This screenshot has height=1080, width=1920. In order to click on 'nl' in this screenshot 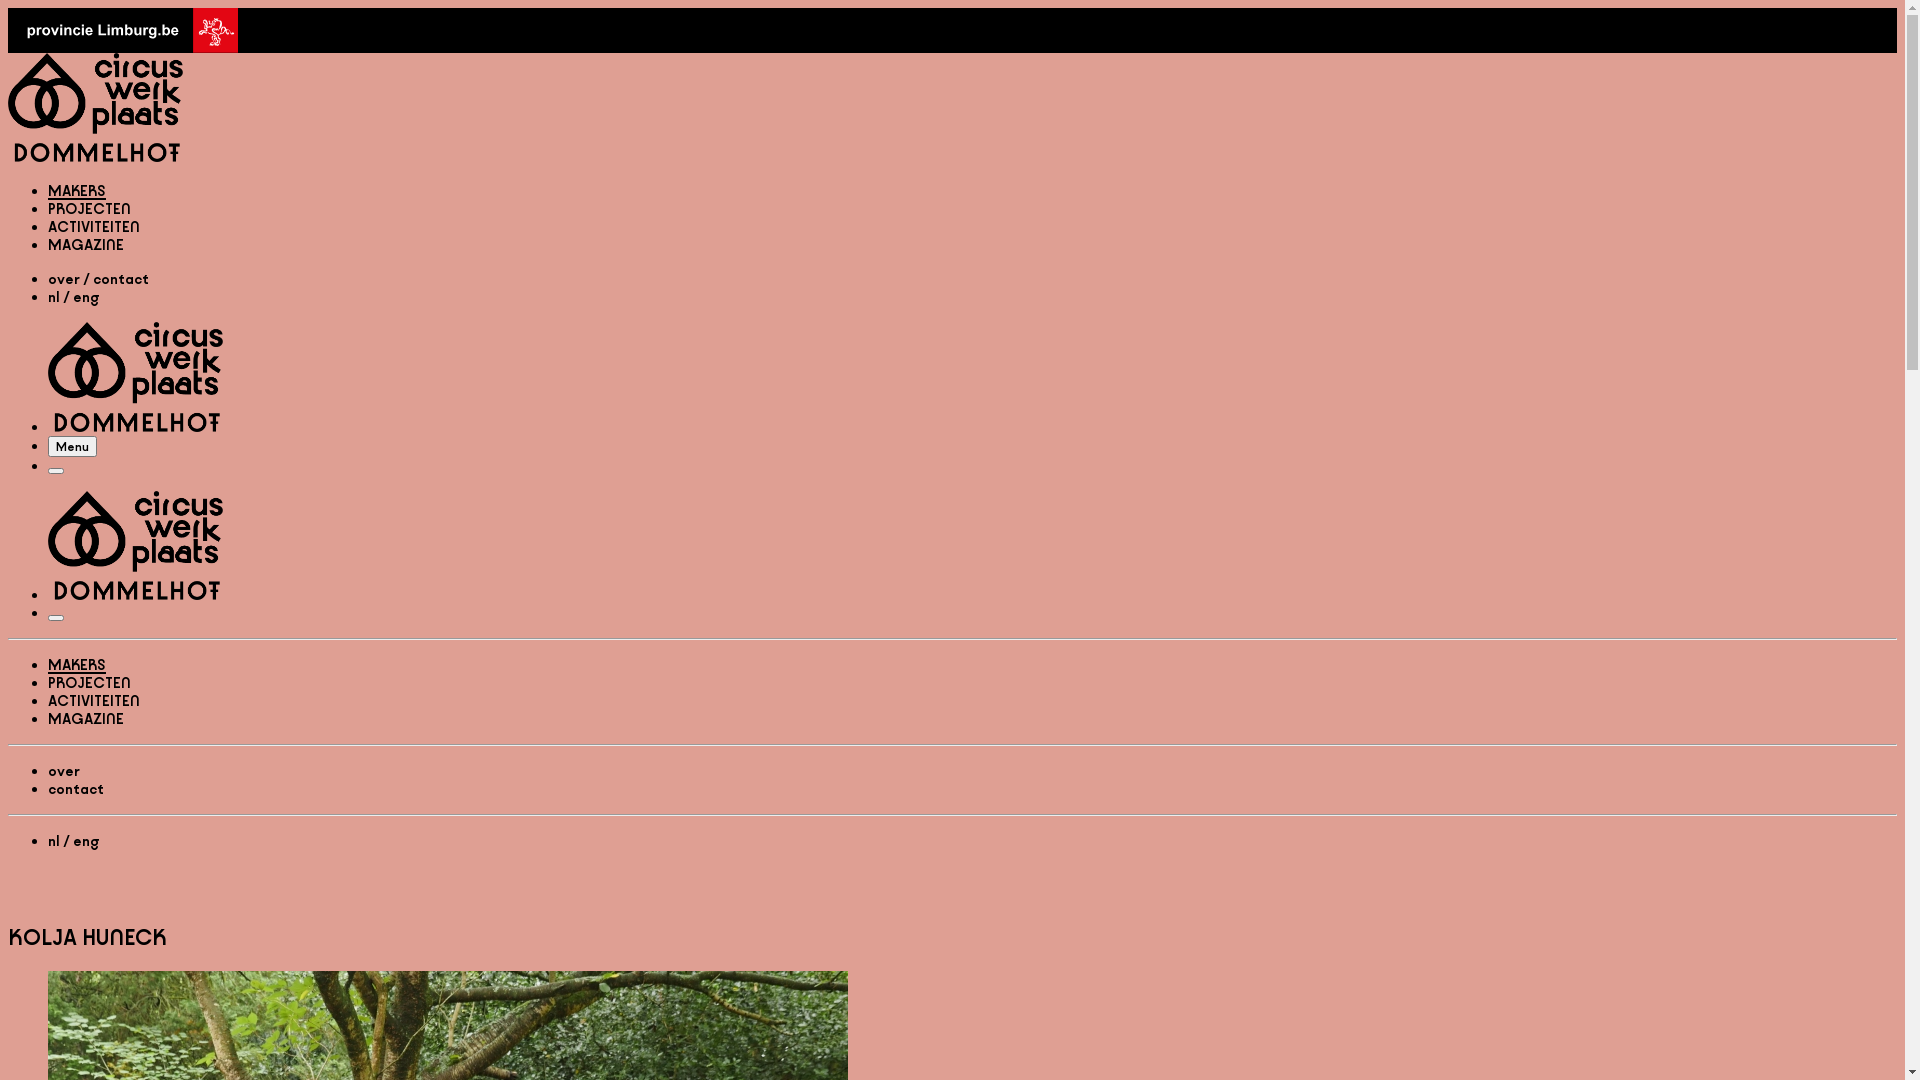, I will do `click(53, 841)`.